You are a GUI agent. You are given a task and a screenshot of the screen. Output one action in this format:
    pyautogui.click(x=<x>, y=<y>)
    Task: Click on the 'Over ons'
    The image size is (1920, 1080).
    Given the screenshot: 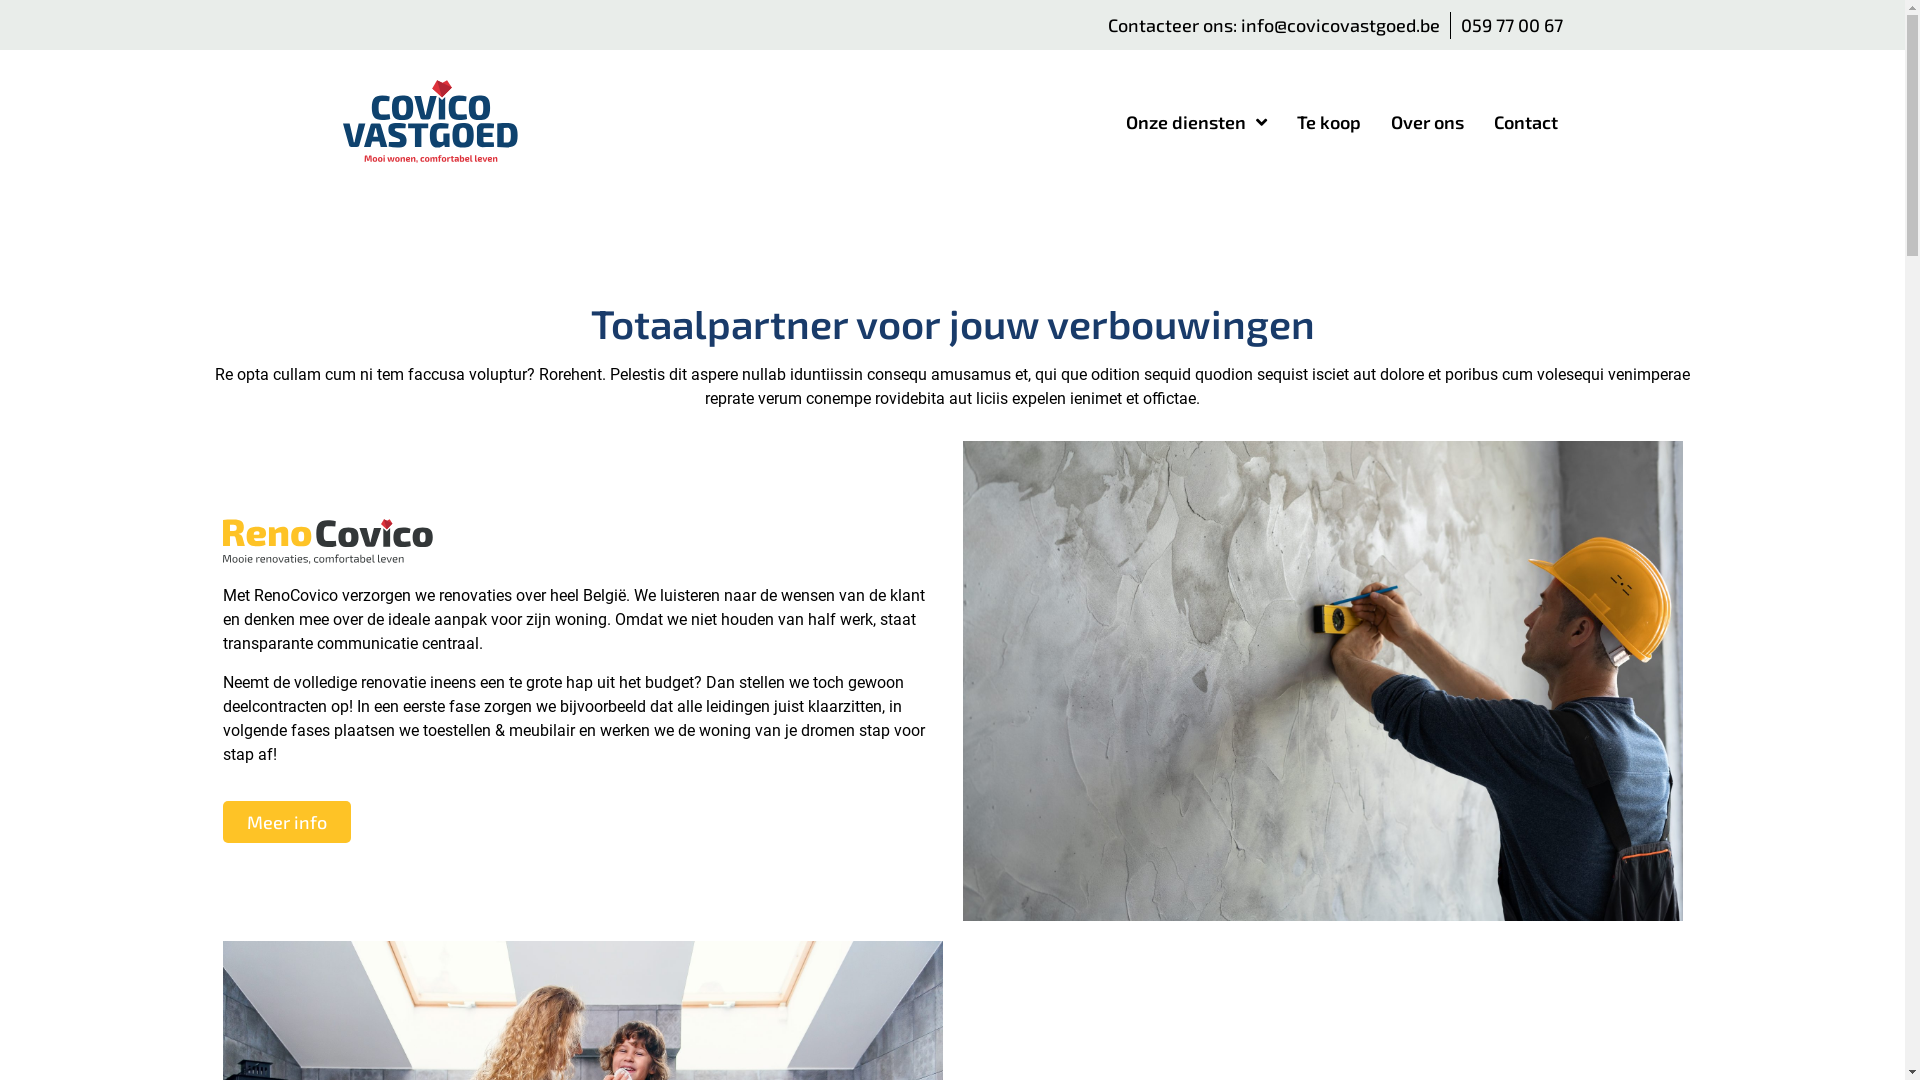 What is the action you would take?
    pyautogui.click(x=1426, y=122)
    